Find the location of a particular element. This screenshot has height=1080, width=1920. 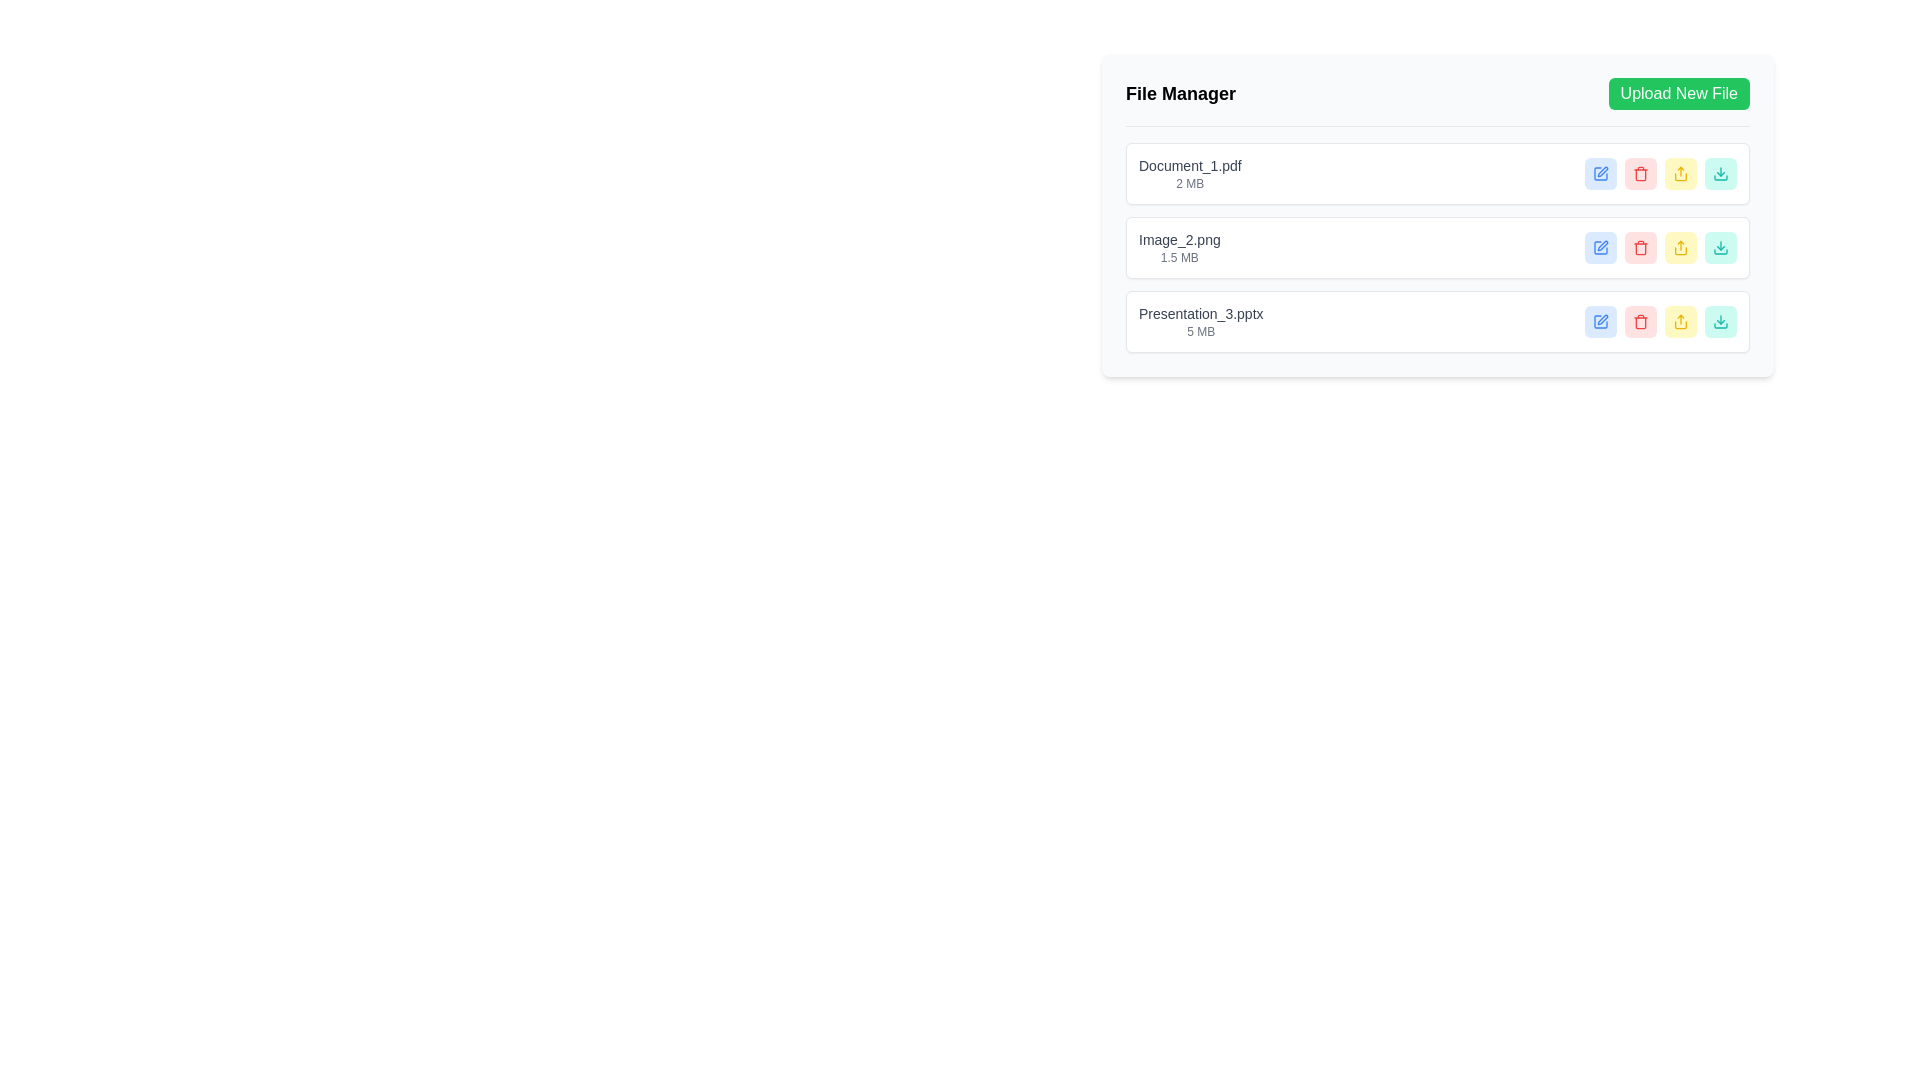

the text label displaying 'Document_1.pdf' with a file size of '2 MB', which is located at the top of the list inside the 'File Manager' card is located at coordinates (1190, 172).